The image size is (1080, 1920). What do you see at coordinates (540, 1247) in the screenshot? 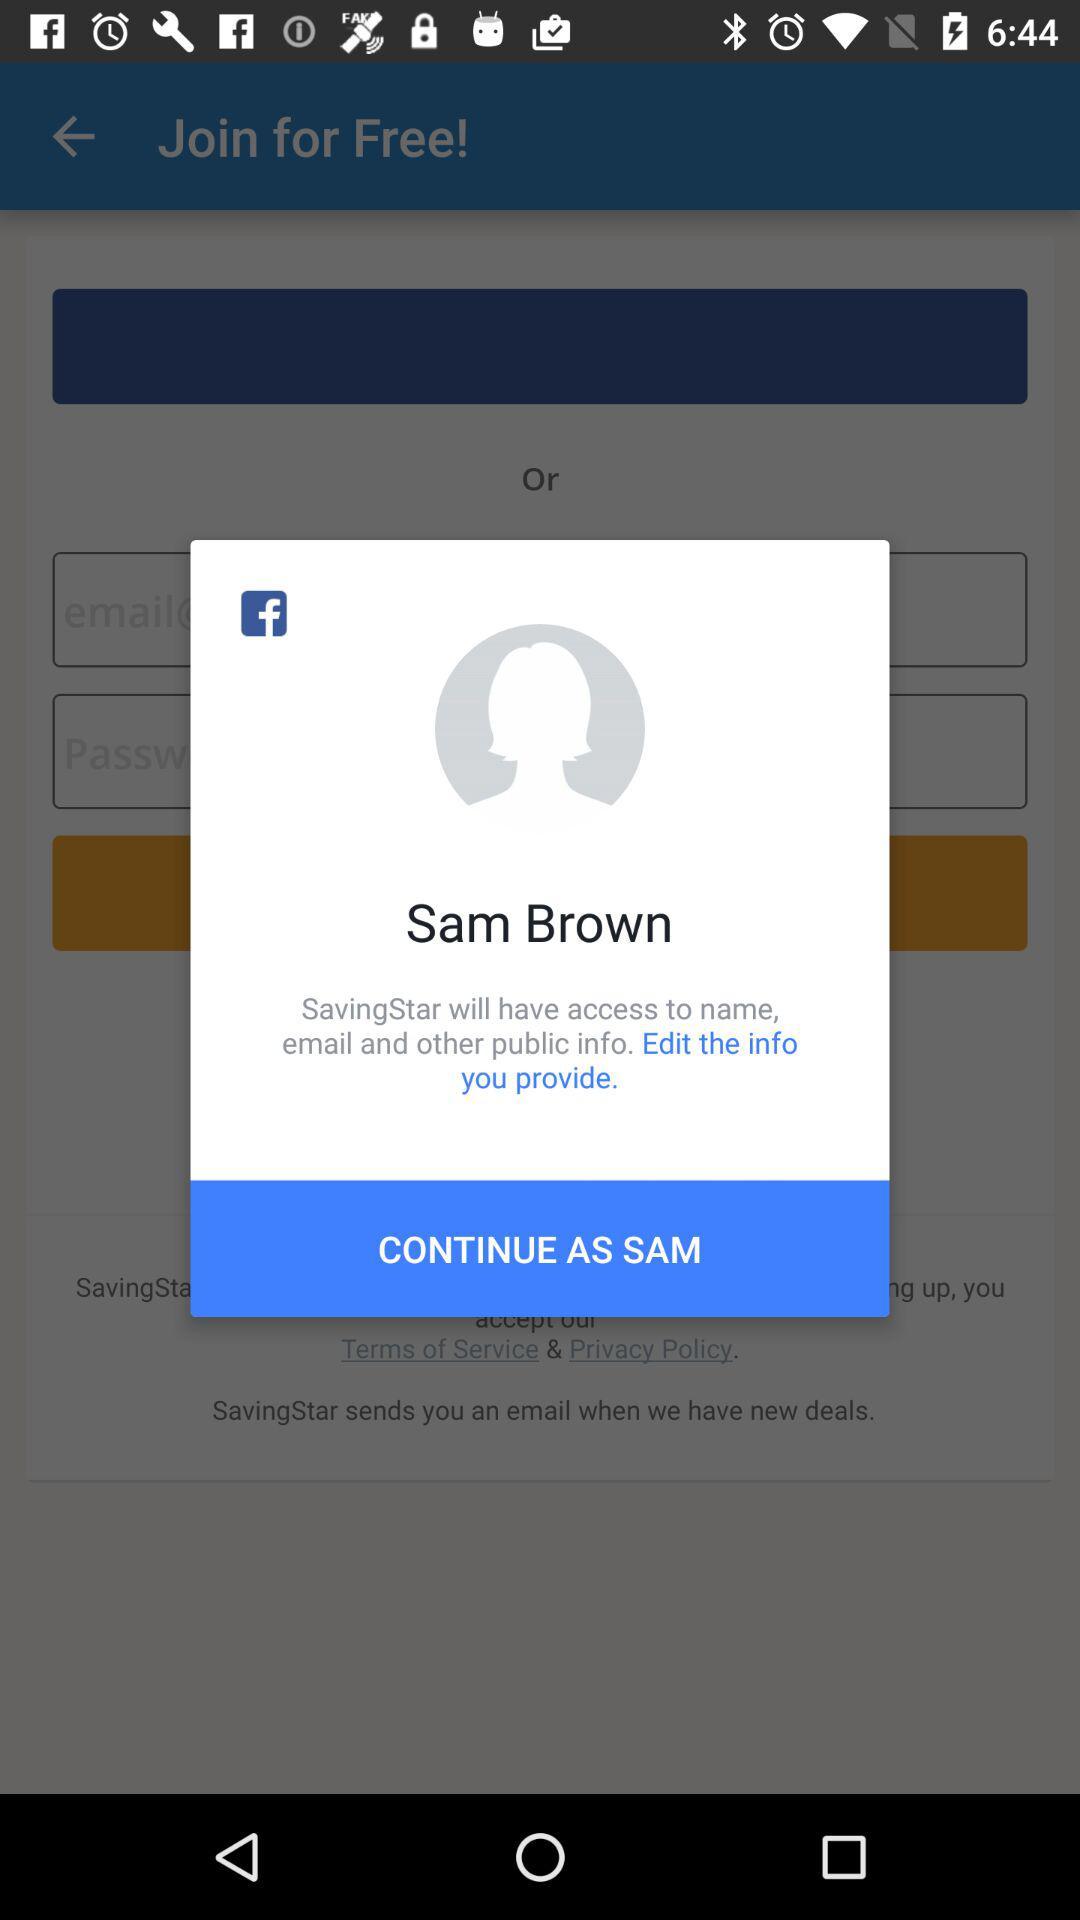
I see `continue as sam item` at bounding box center [540, 1247].